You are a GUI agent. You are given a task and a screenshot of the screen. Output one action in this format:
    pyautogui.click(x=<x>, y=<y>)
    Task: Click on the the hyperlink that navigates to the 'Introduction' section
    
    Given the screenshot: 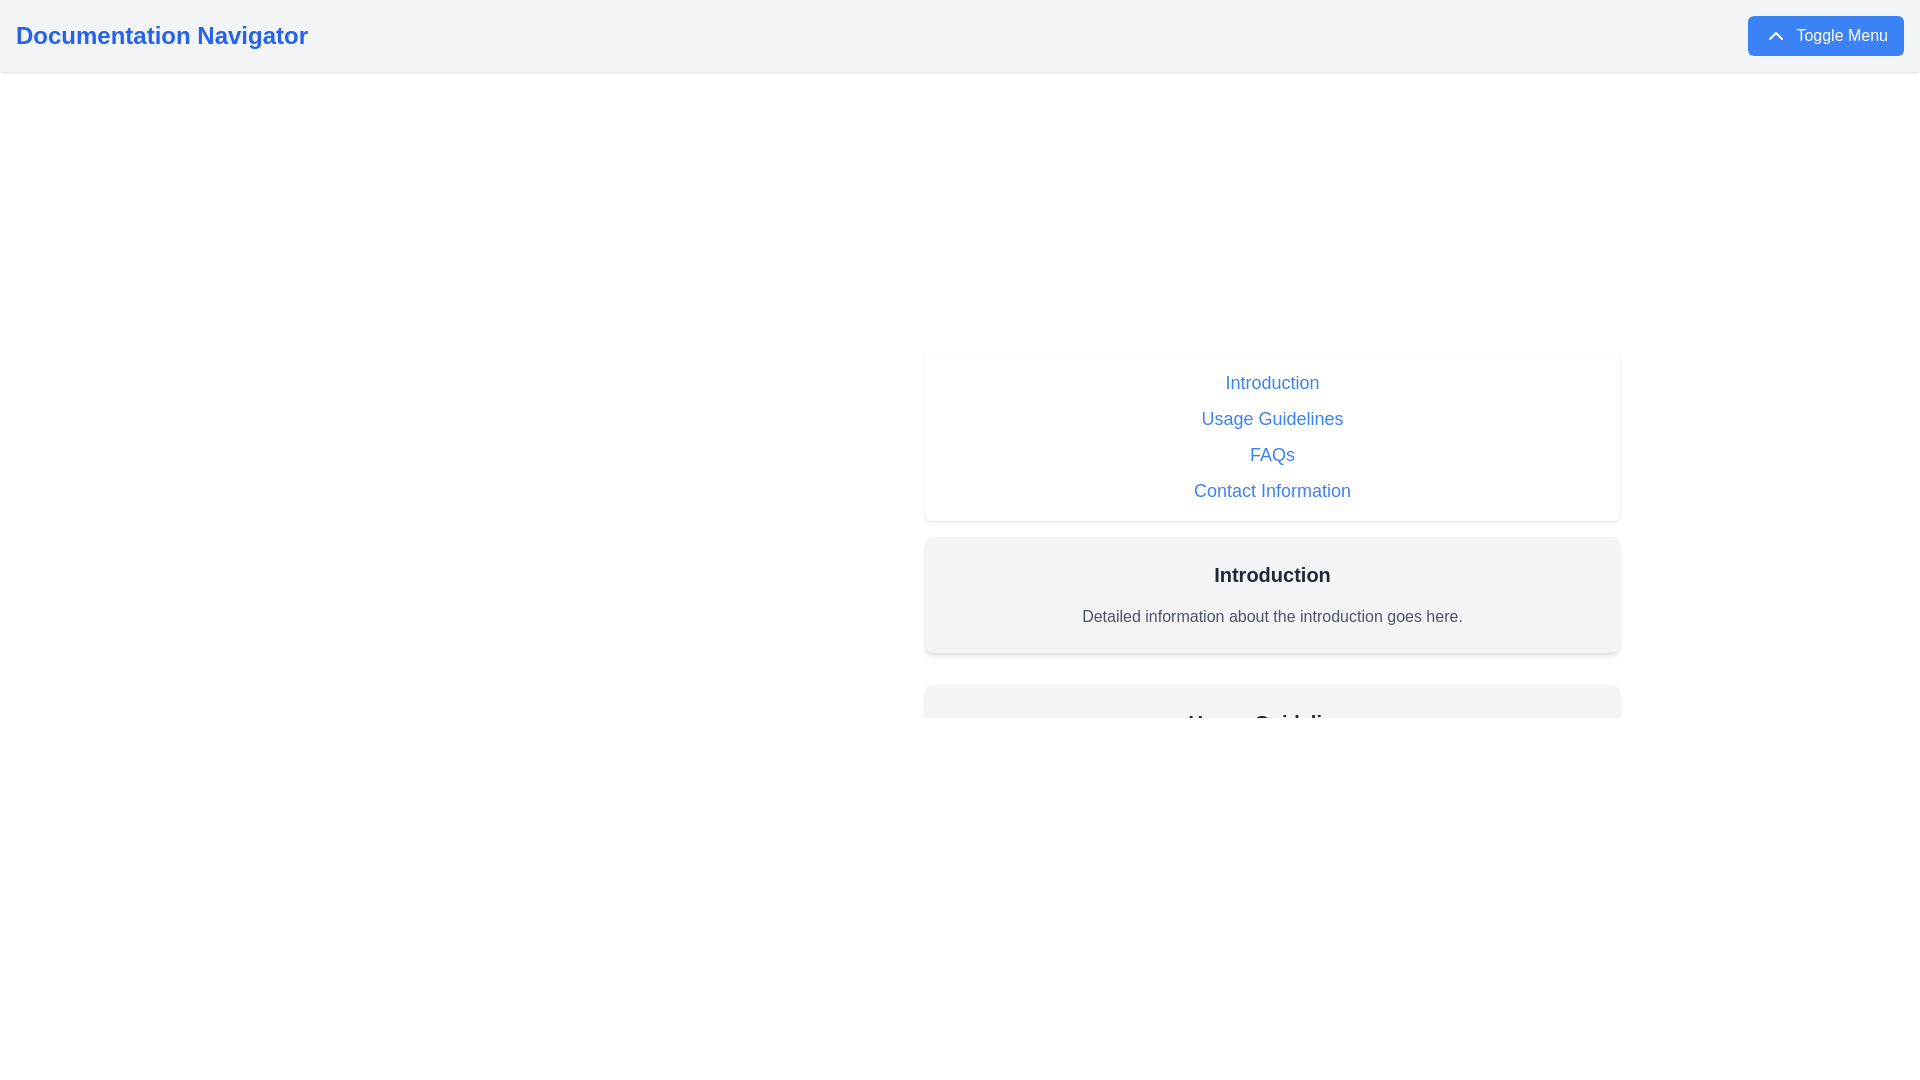 What is the action you would take?
    pyautogui.click(x=1271, y=382)
    